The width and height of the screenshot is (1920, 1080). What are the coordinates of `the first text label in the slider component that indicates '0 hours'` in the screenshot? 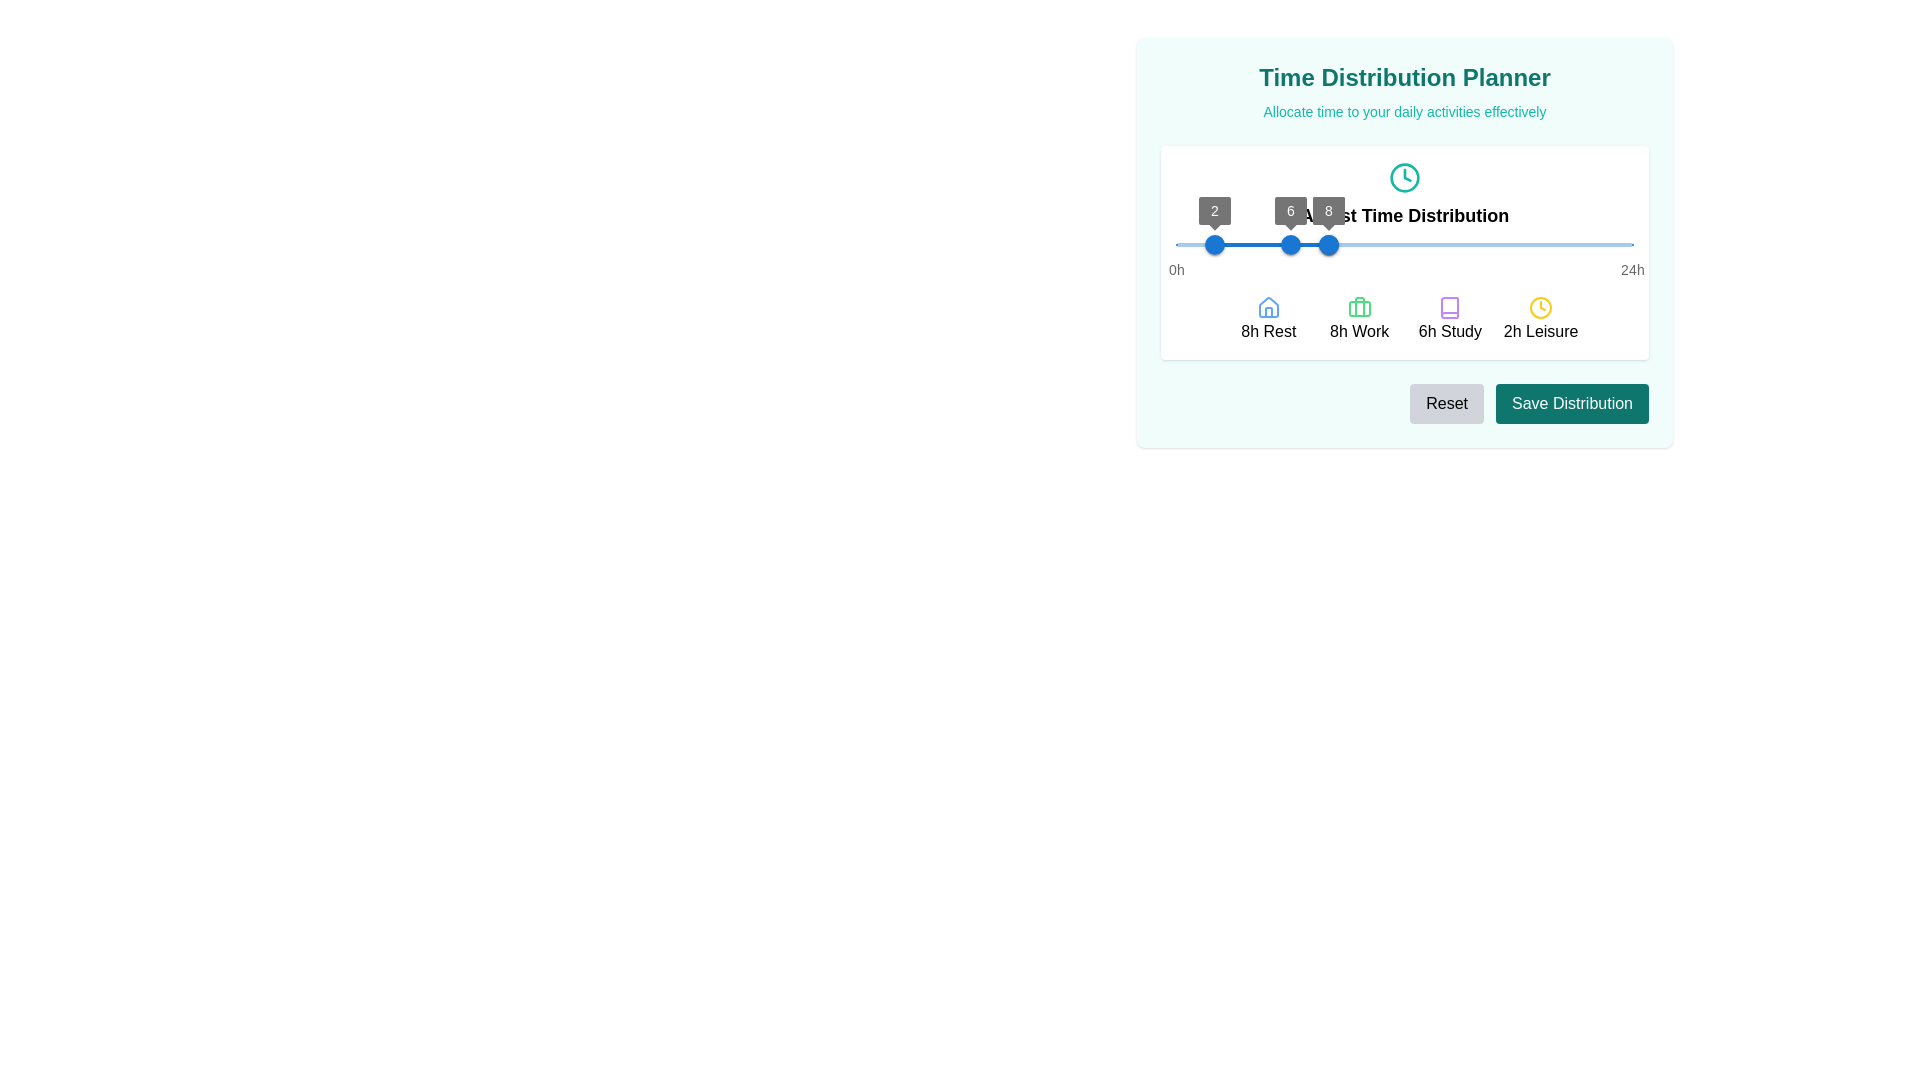 It's located at (1176, 270).